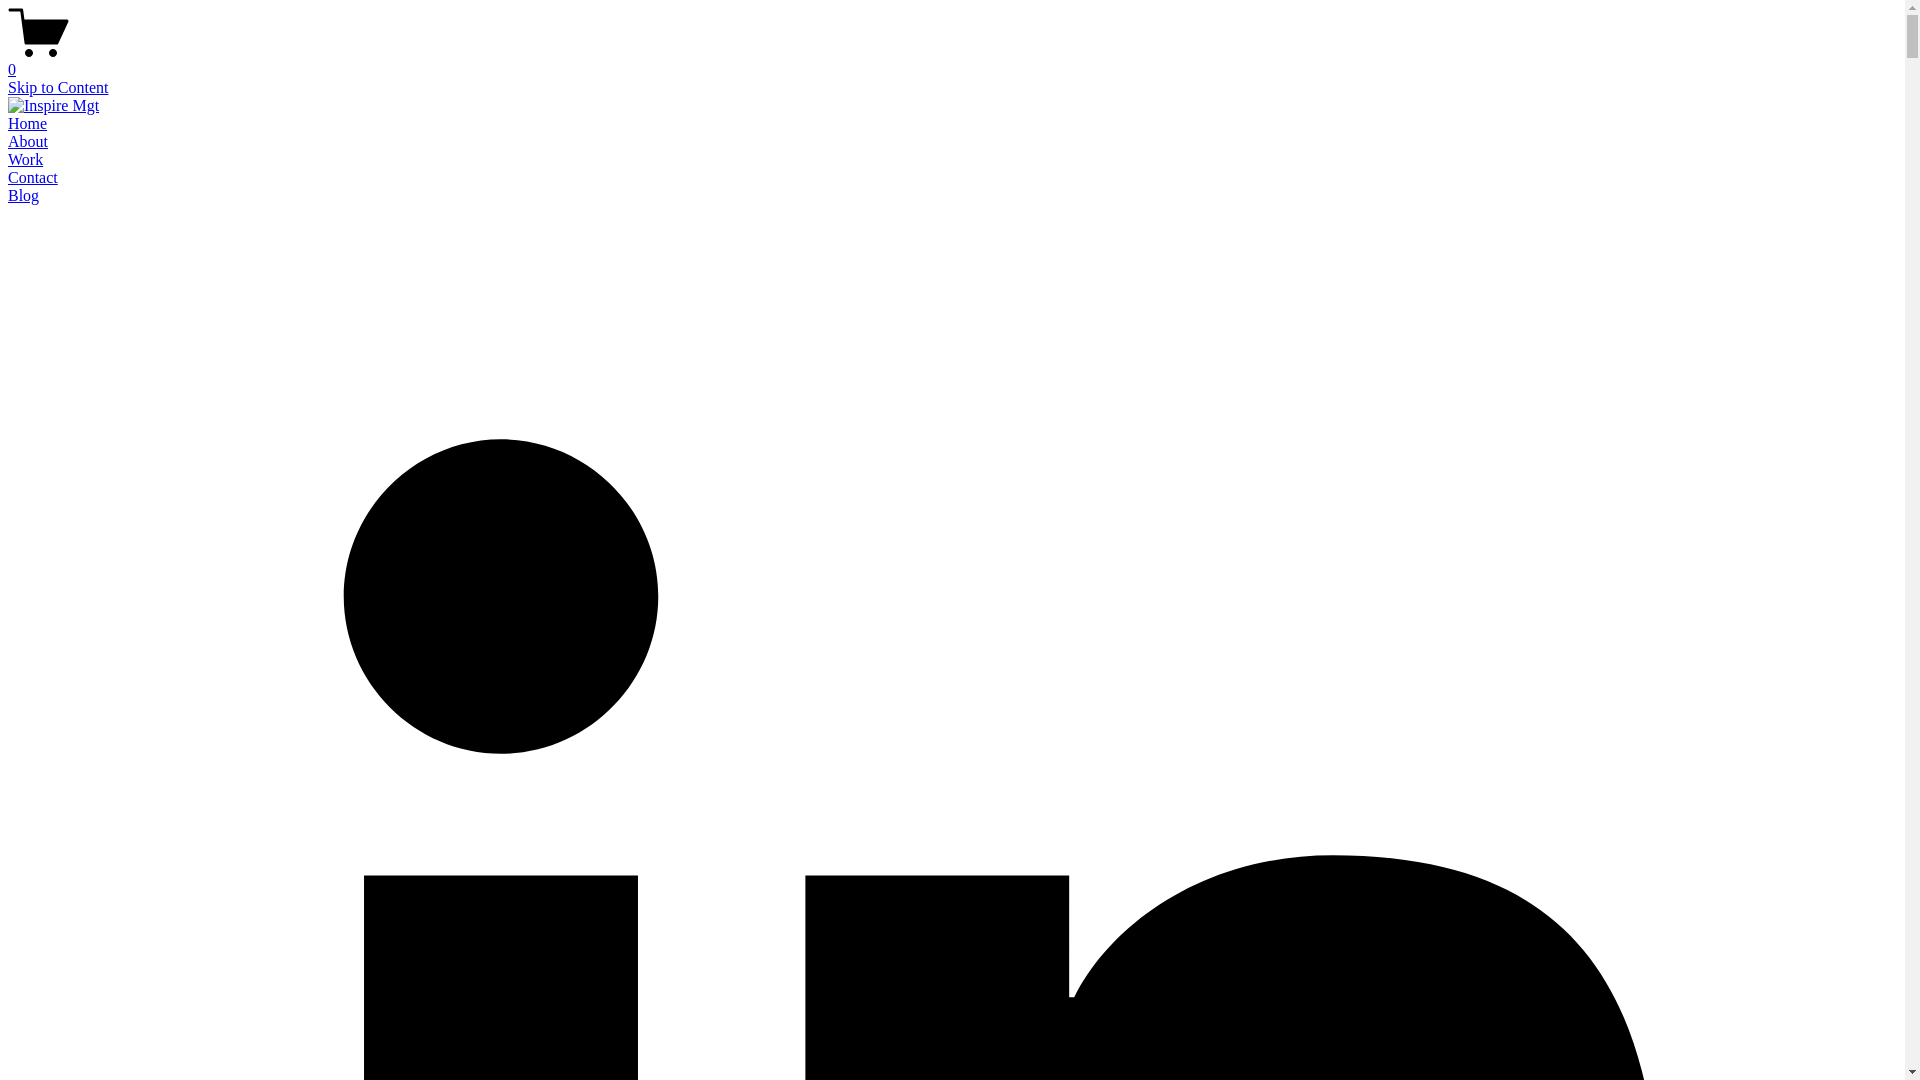  What do you see at coordinates (25, 158) in the screenshot?
I see `'Work'` at bounding box center [25, 158].